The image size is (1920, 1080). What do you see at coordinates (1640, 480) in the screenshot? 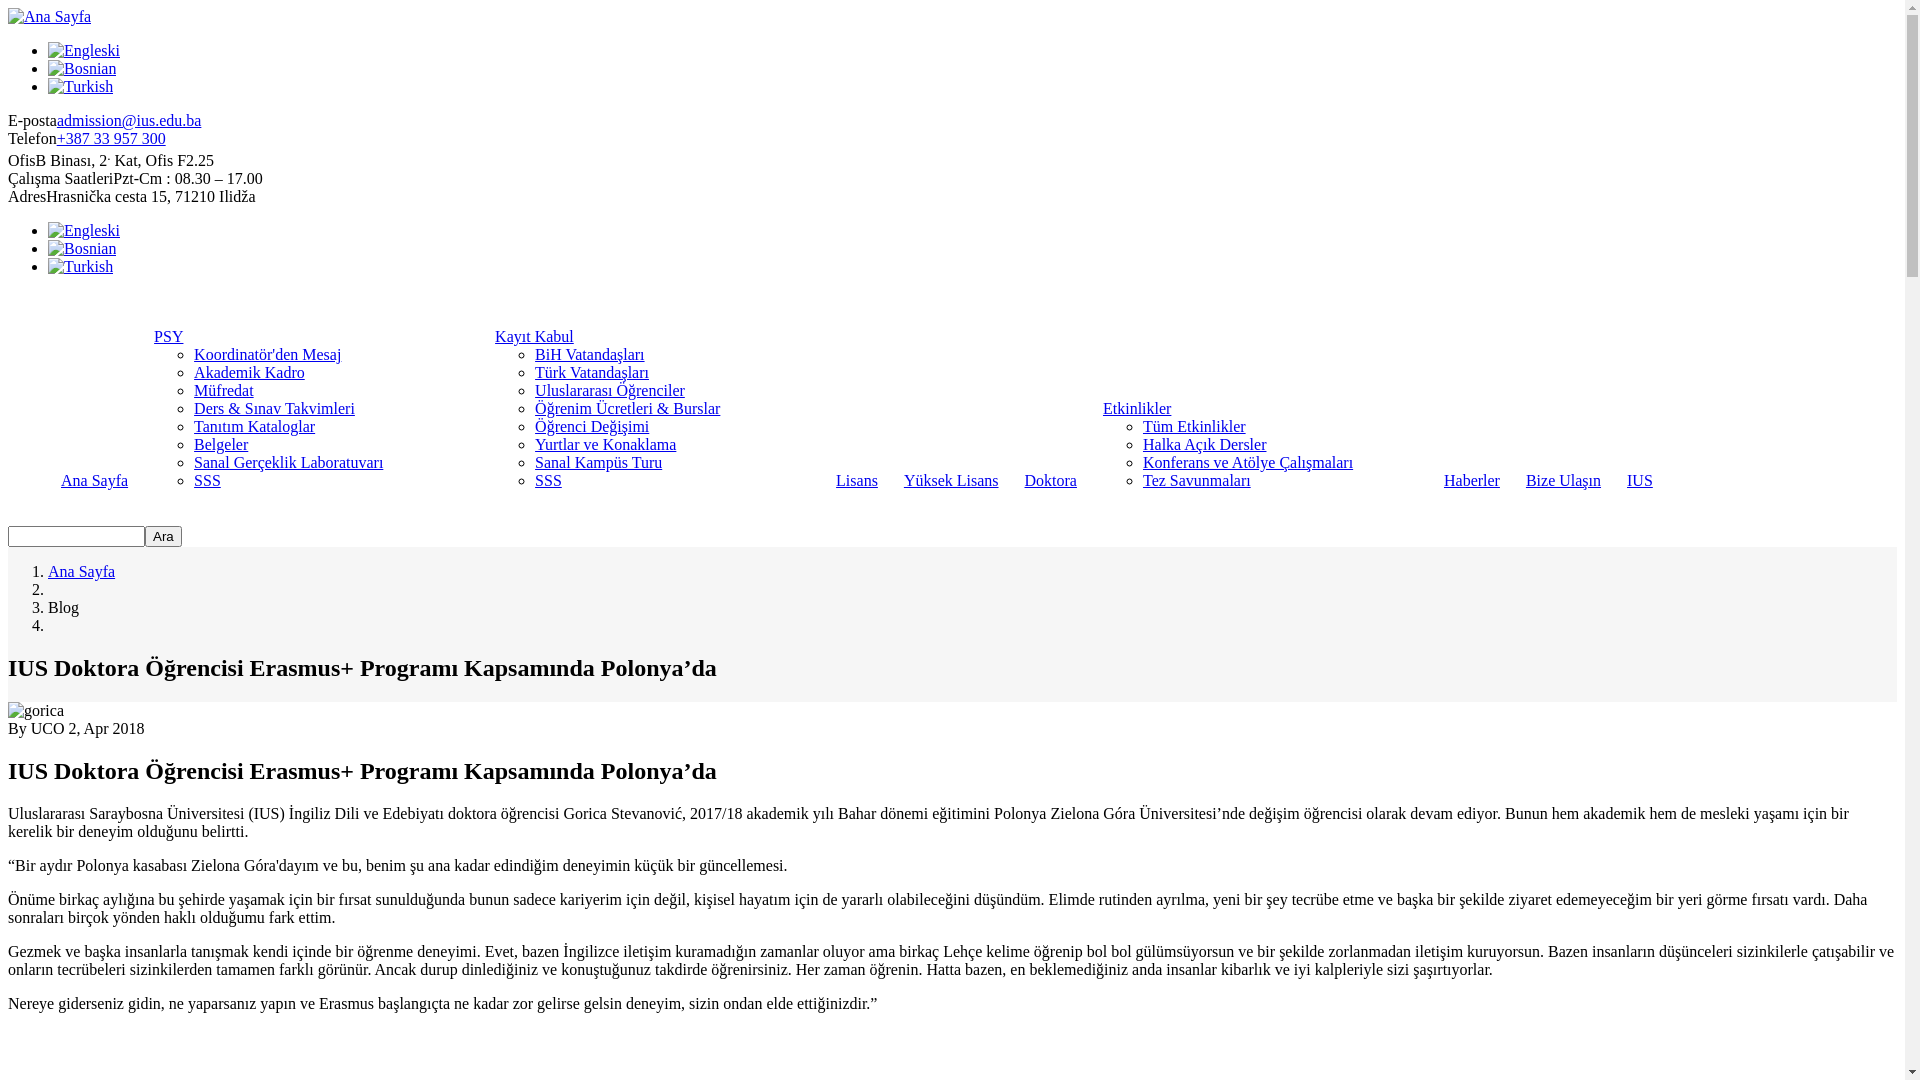
I see `'IUS'` at bounding box center [1640, 480].